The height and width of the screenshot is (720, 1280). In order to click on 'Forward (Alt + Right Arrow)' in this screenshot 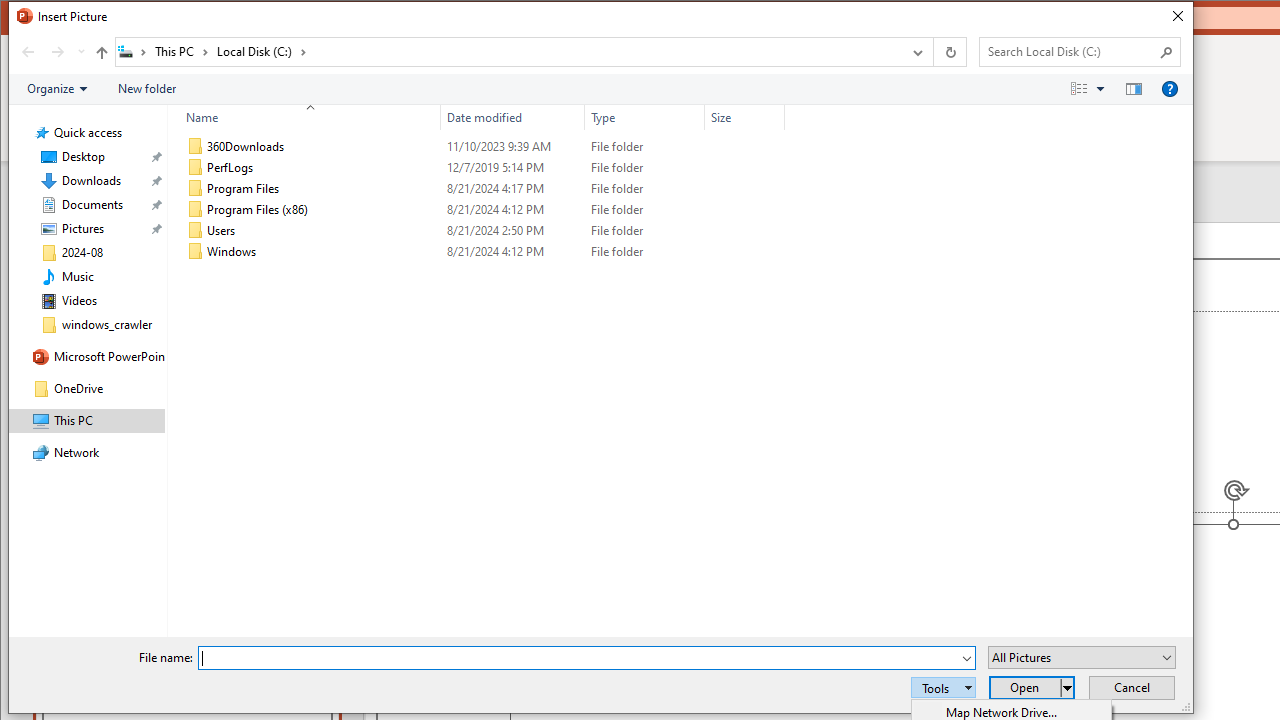, I will do `click(58, 50)`.